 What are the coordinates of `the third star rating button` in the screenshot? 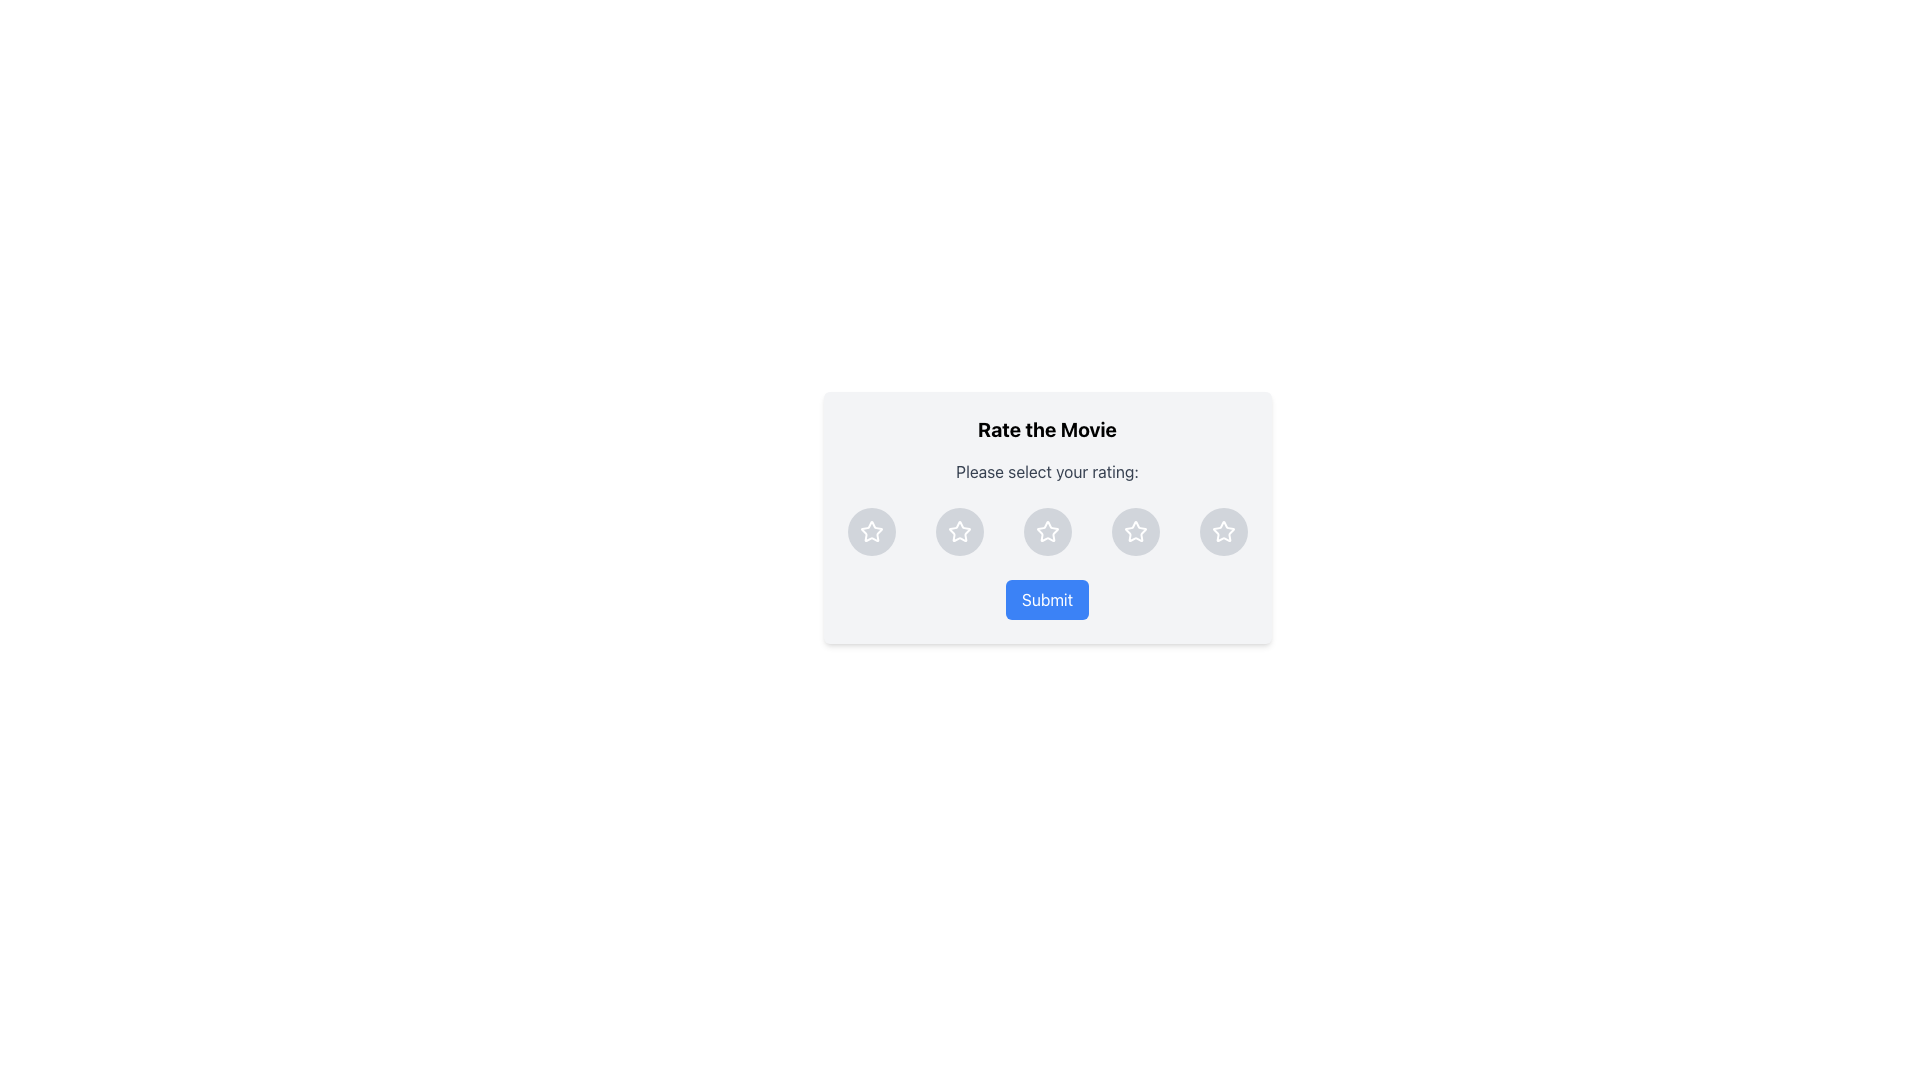 It's located at (1046, 531).